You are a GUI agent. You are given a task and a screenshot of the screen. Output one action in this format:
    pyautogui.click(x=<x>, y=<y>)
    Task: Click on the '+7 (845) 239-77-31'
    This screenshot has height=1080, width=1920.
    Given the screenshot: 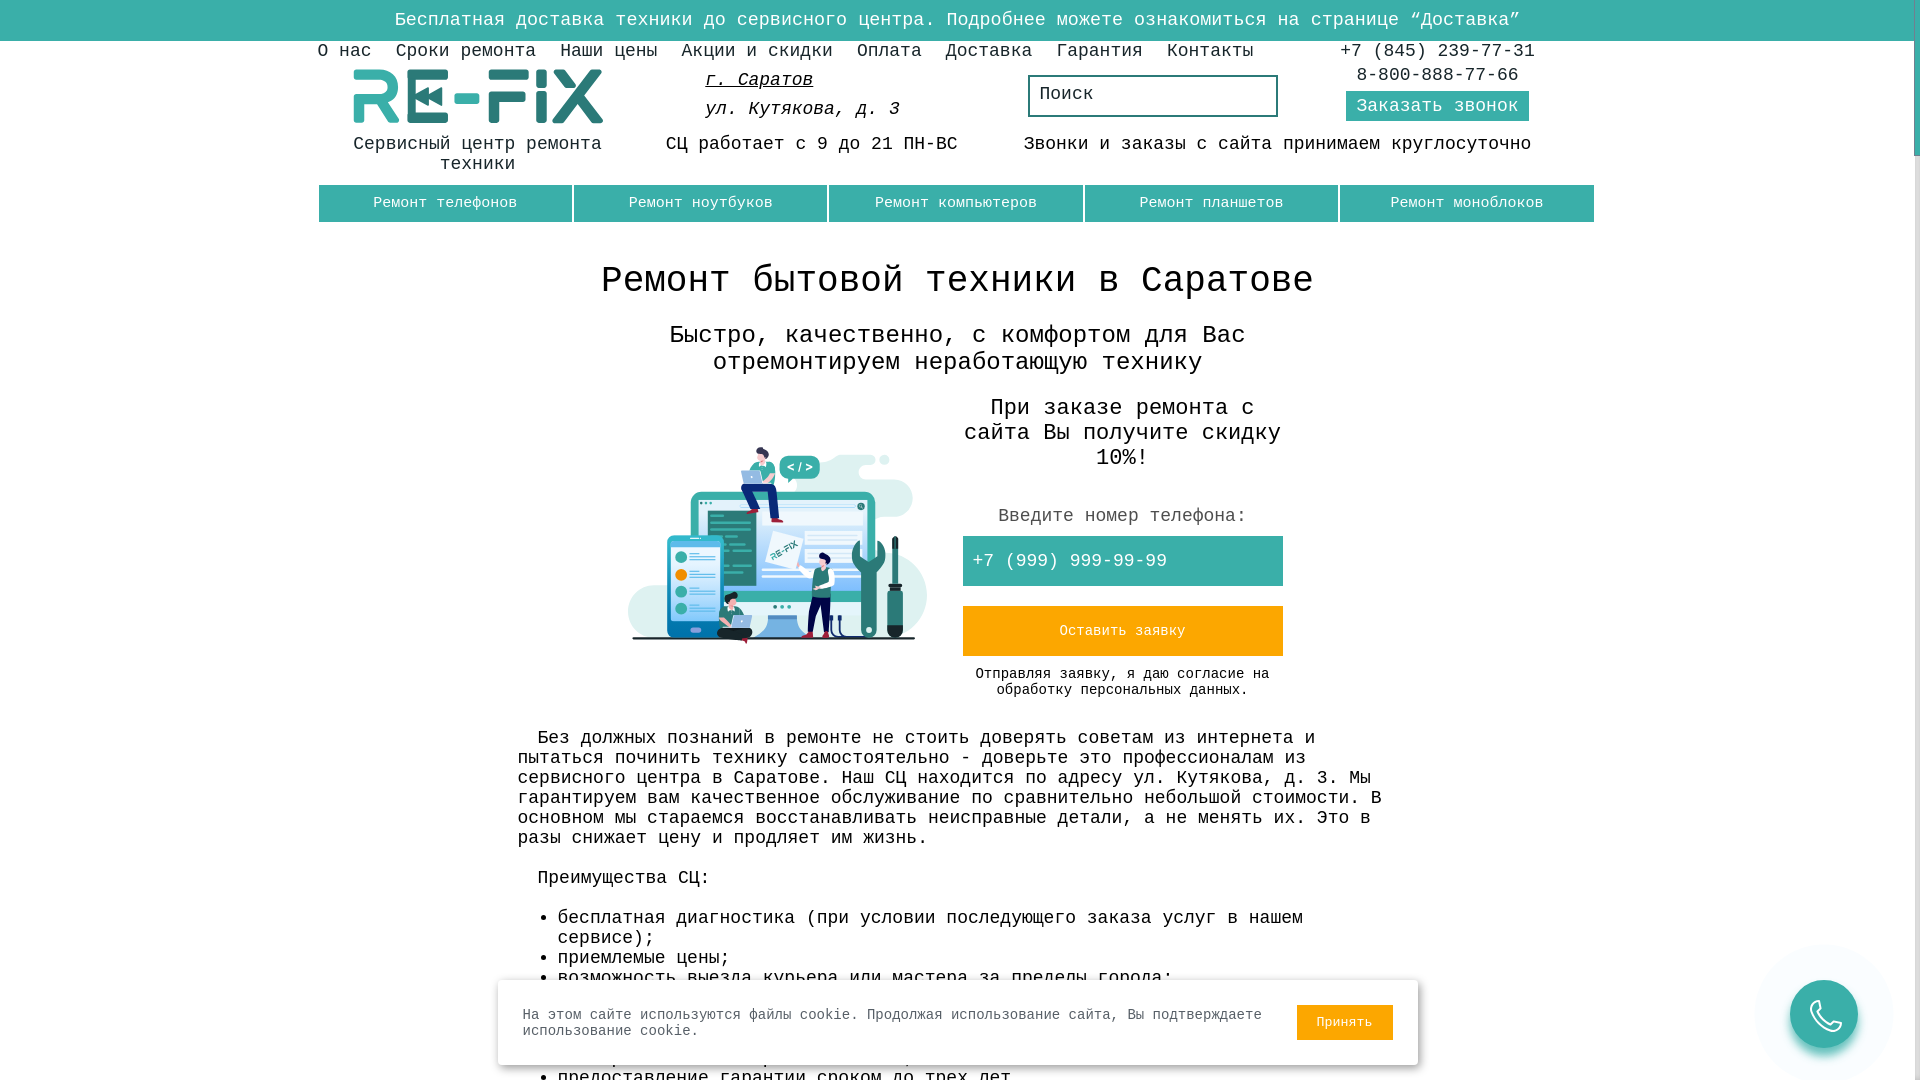 What is the action you would take?
    pyautogui.click(x=1435, y=49)
    